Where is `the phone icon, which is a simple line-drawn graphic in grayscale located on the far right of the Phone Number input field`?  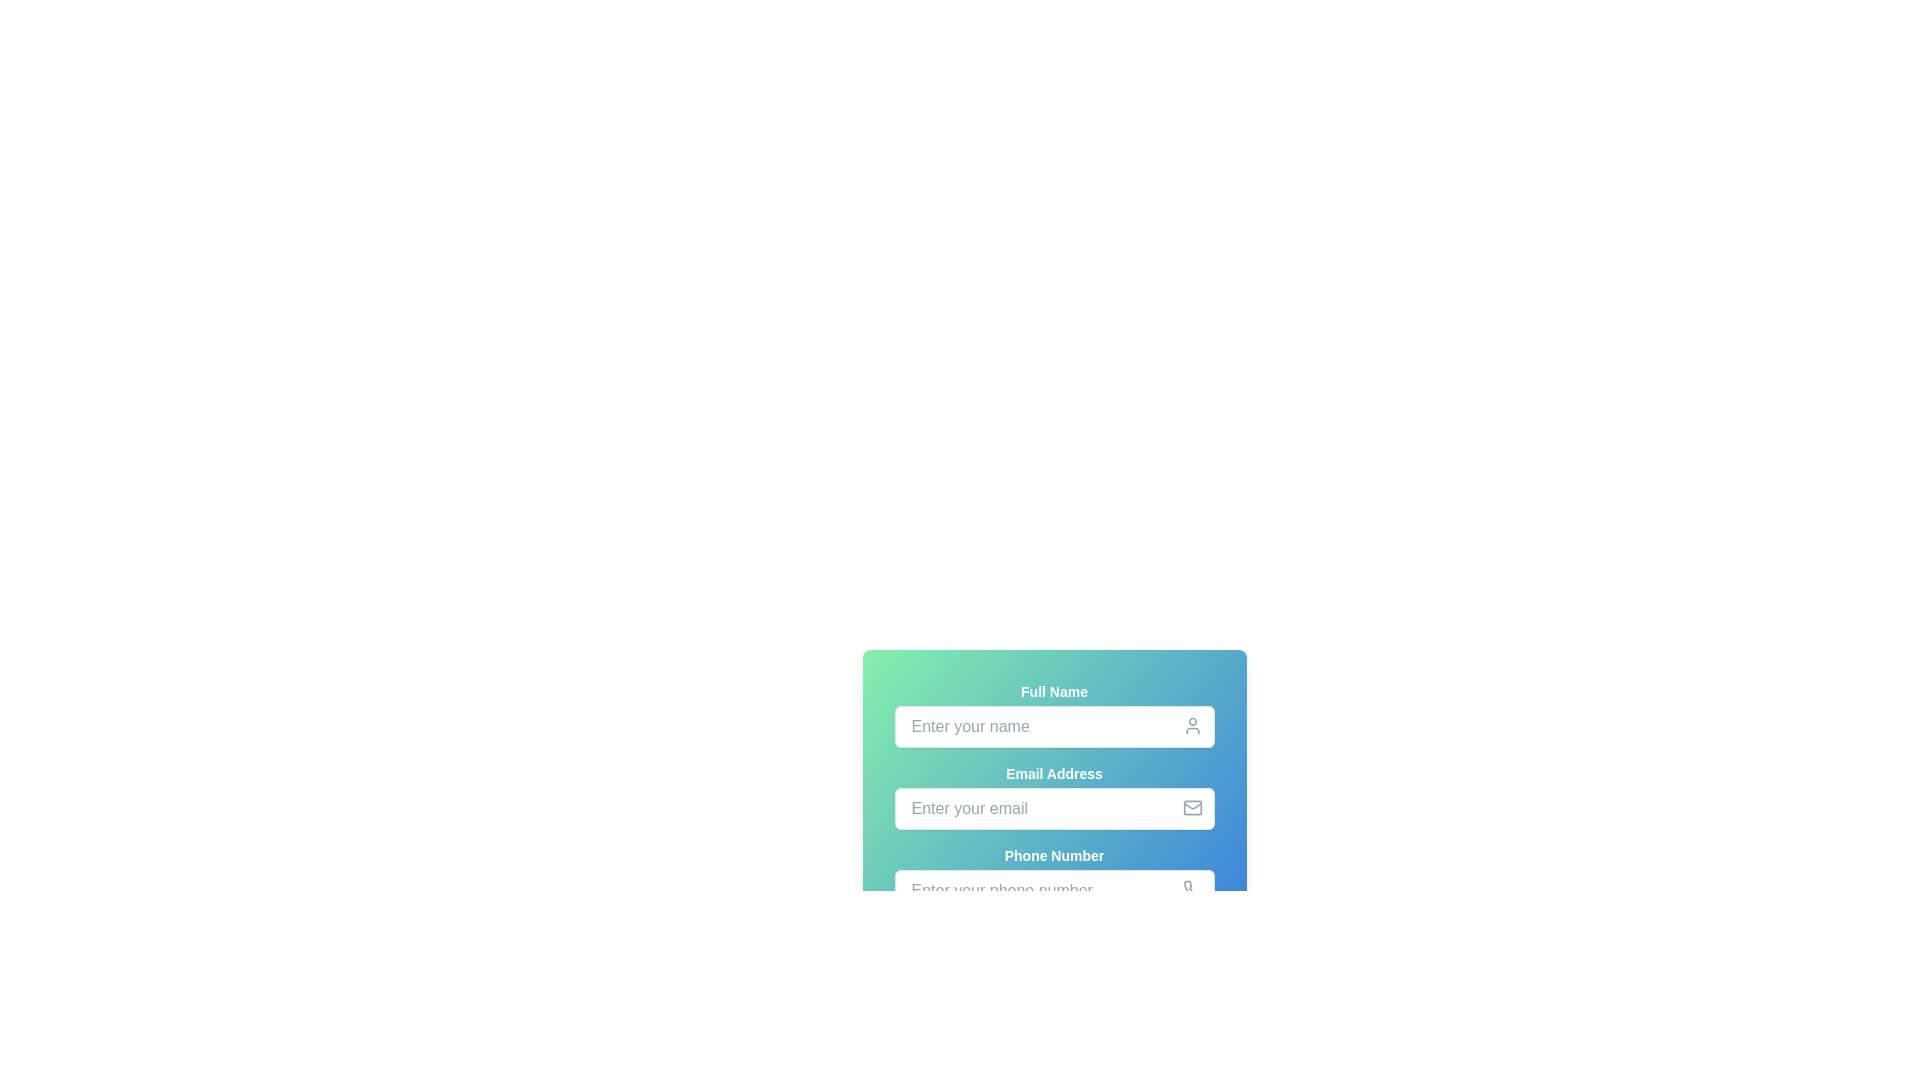
the phone icon, which is a simple line-drawn graphic in grayscale located on the far right of the Phone Number input field is located at coordinates (1192, 889).